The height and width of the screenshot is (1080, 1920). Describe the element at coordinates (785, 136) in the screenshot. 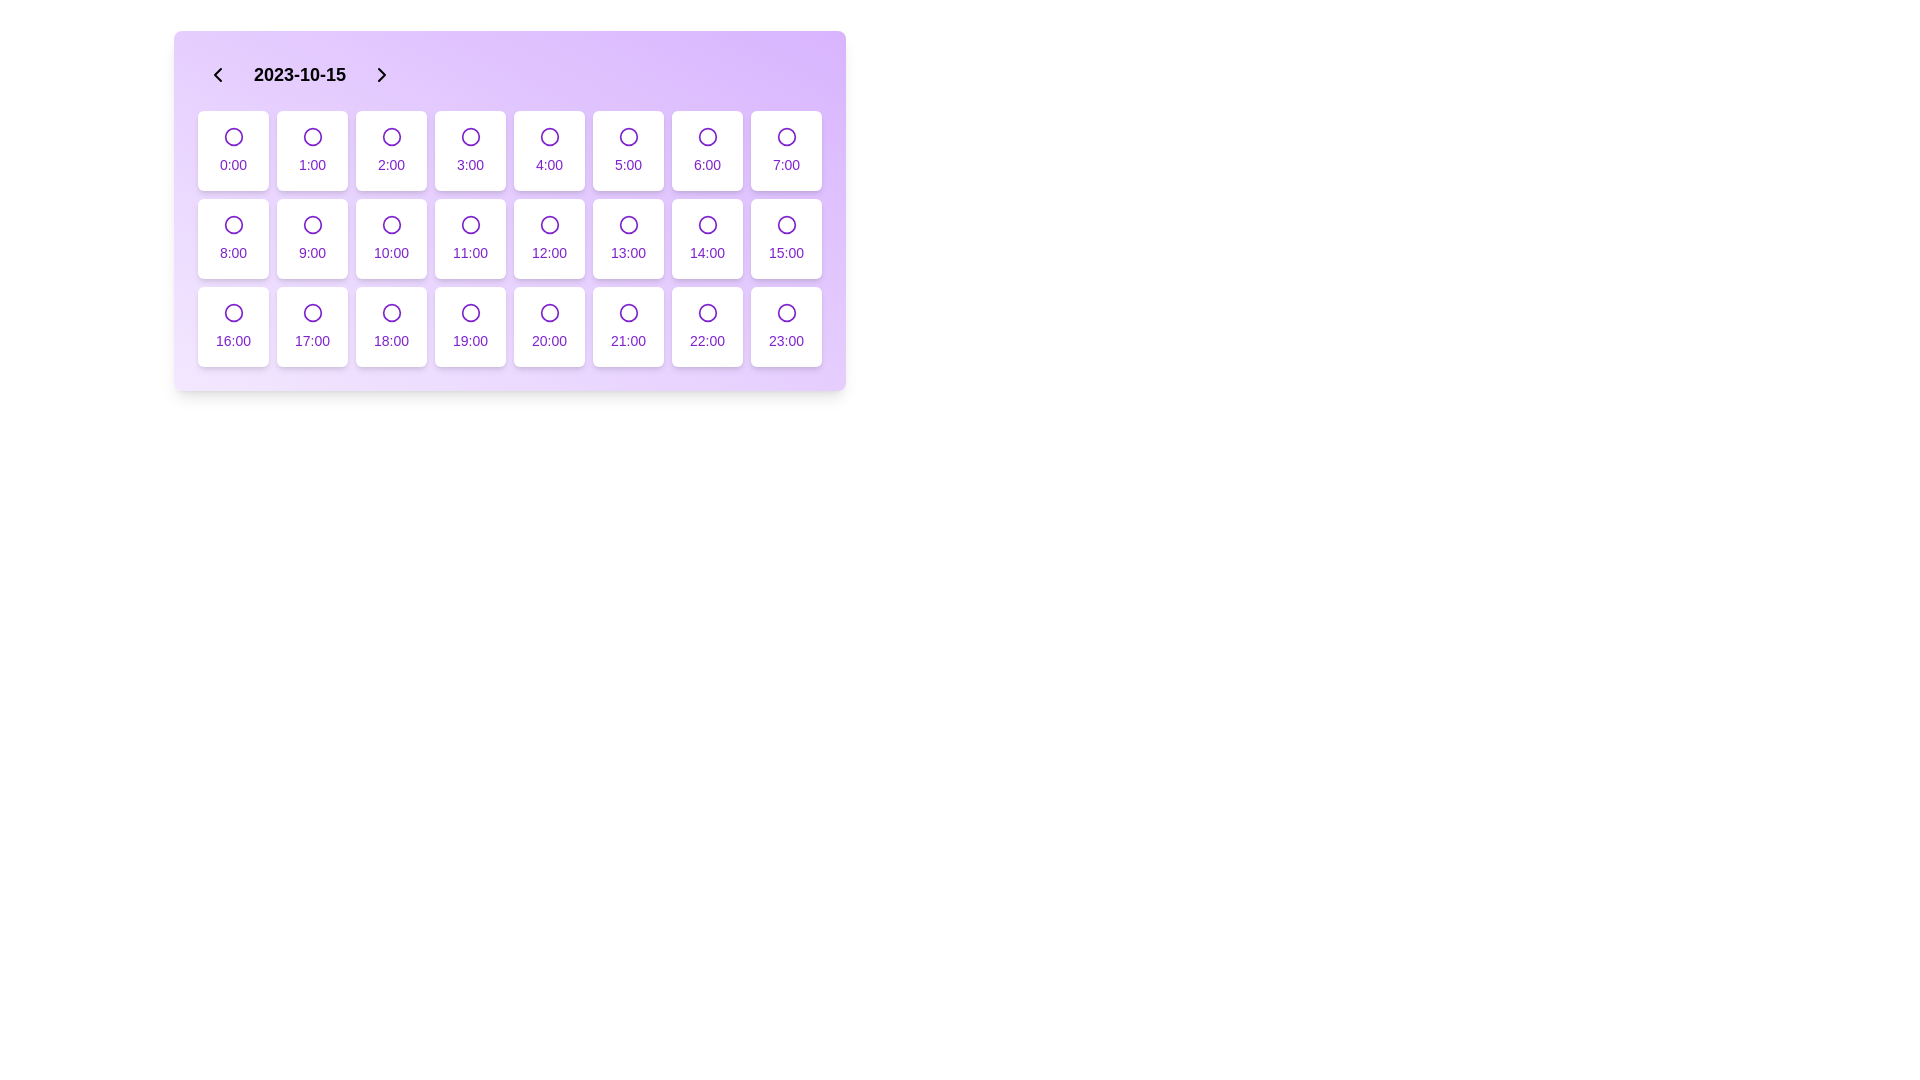

I see `the circular indicator resembling a selection circle located in the '7:00' time slot of the grid layout` at that location.